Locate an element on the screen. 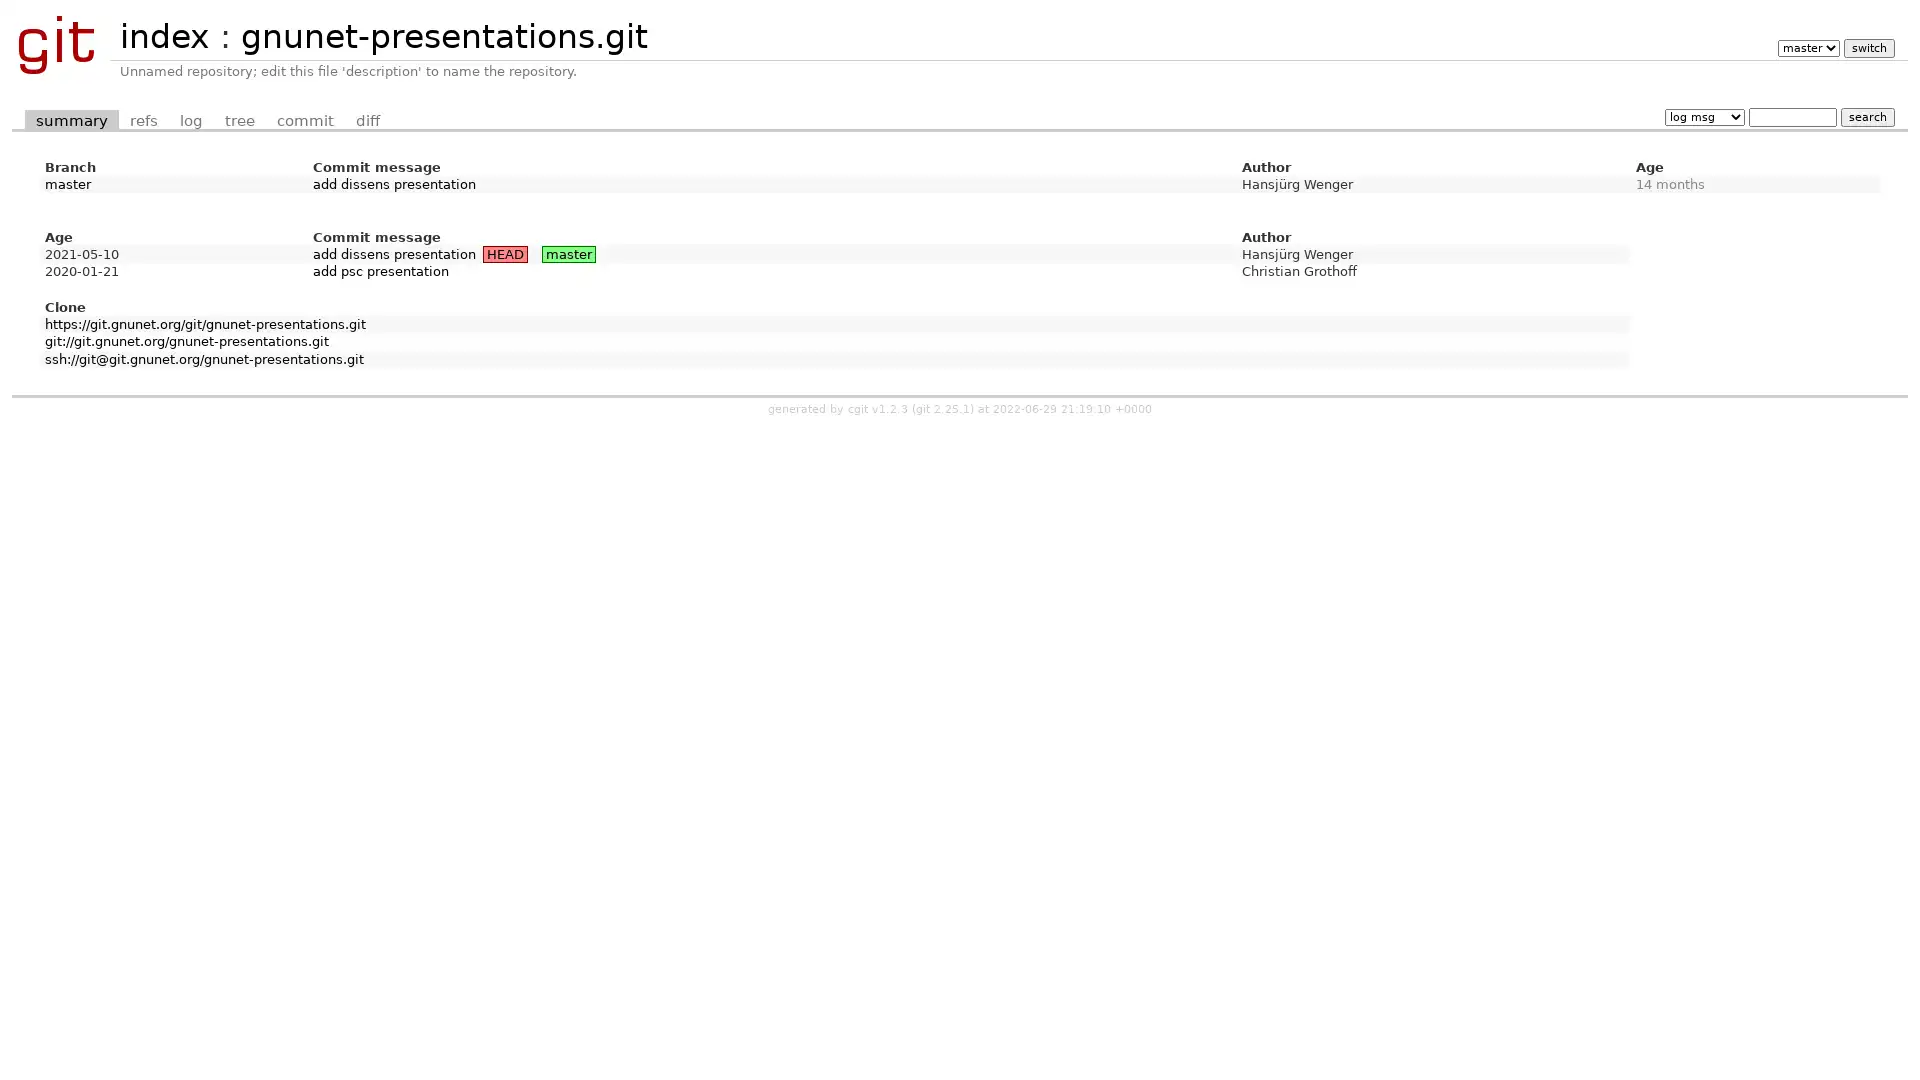 The image size is (1920, 1080). search is located at coordinates (1866, 116).